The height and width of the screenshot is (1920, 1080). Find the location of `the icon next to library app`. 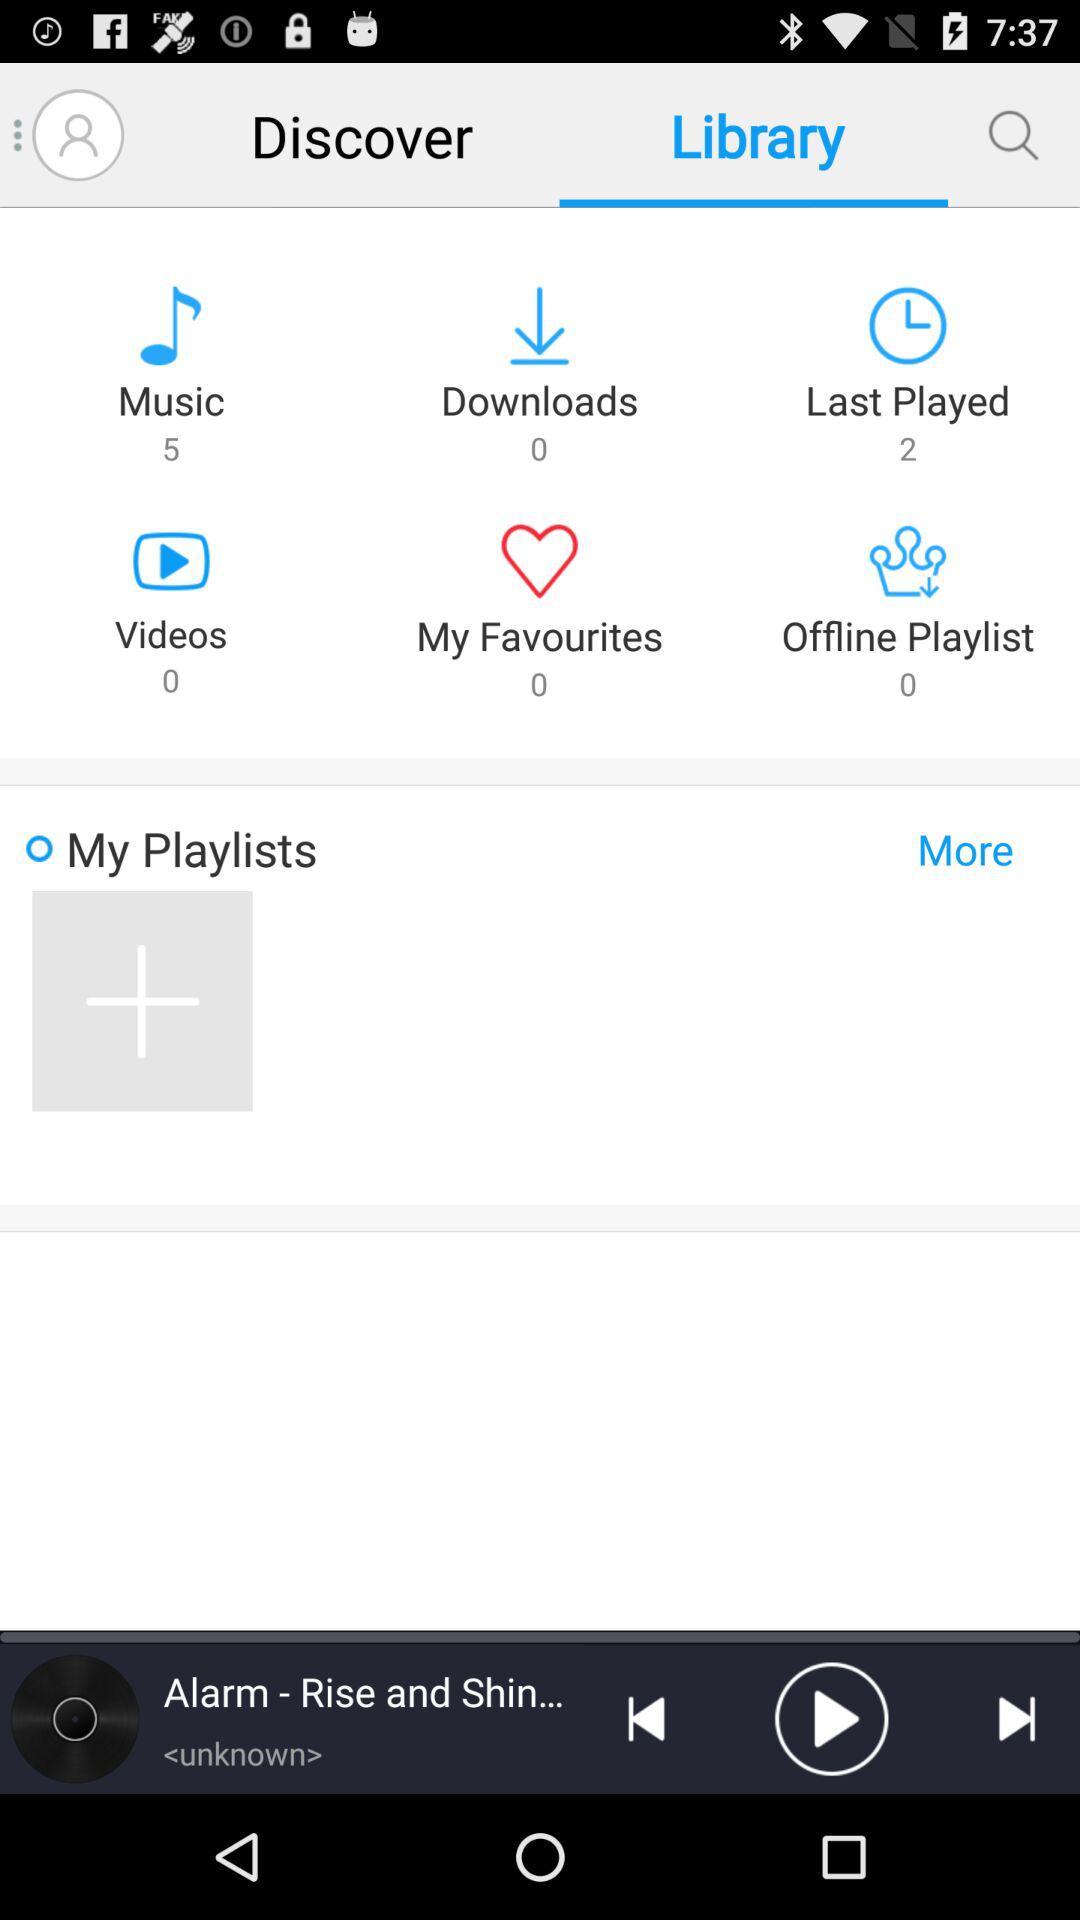

the icon next to library app is located at coordinates (361, 134).